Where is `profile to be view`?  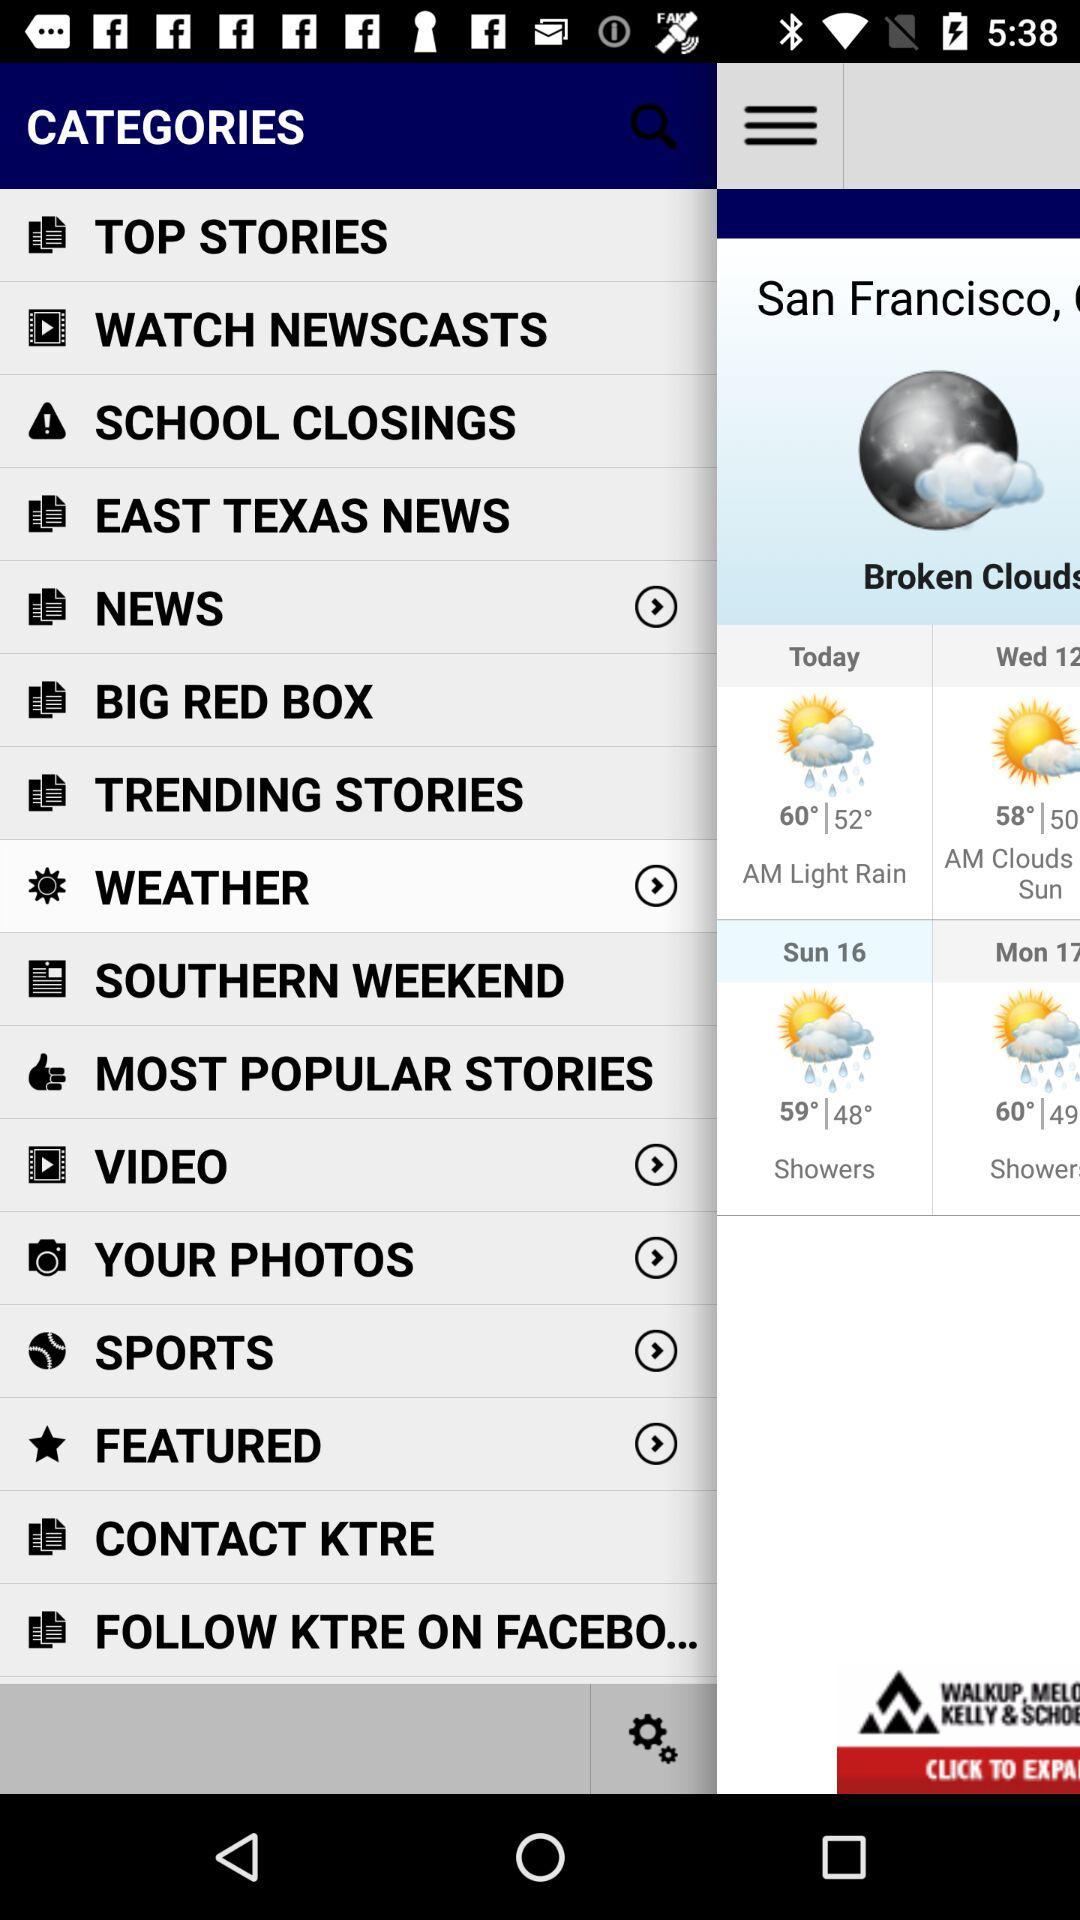
profile to be view is located at coordinates (778, 124).